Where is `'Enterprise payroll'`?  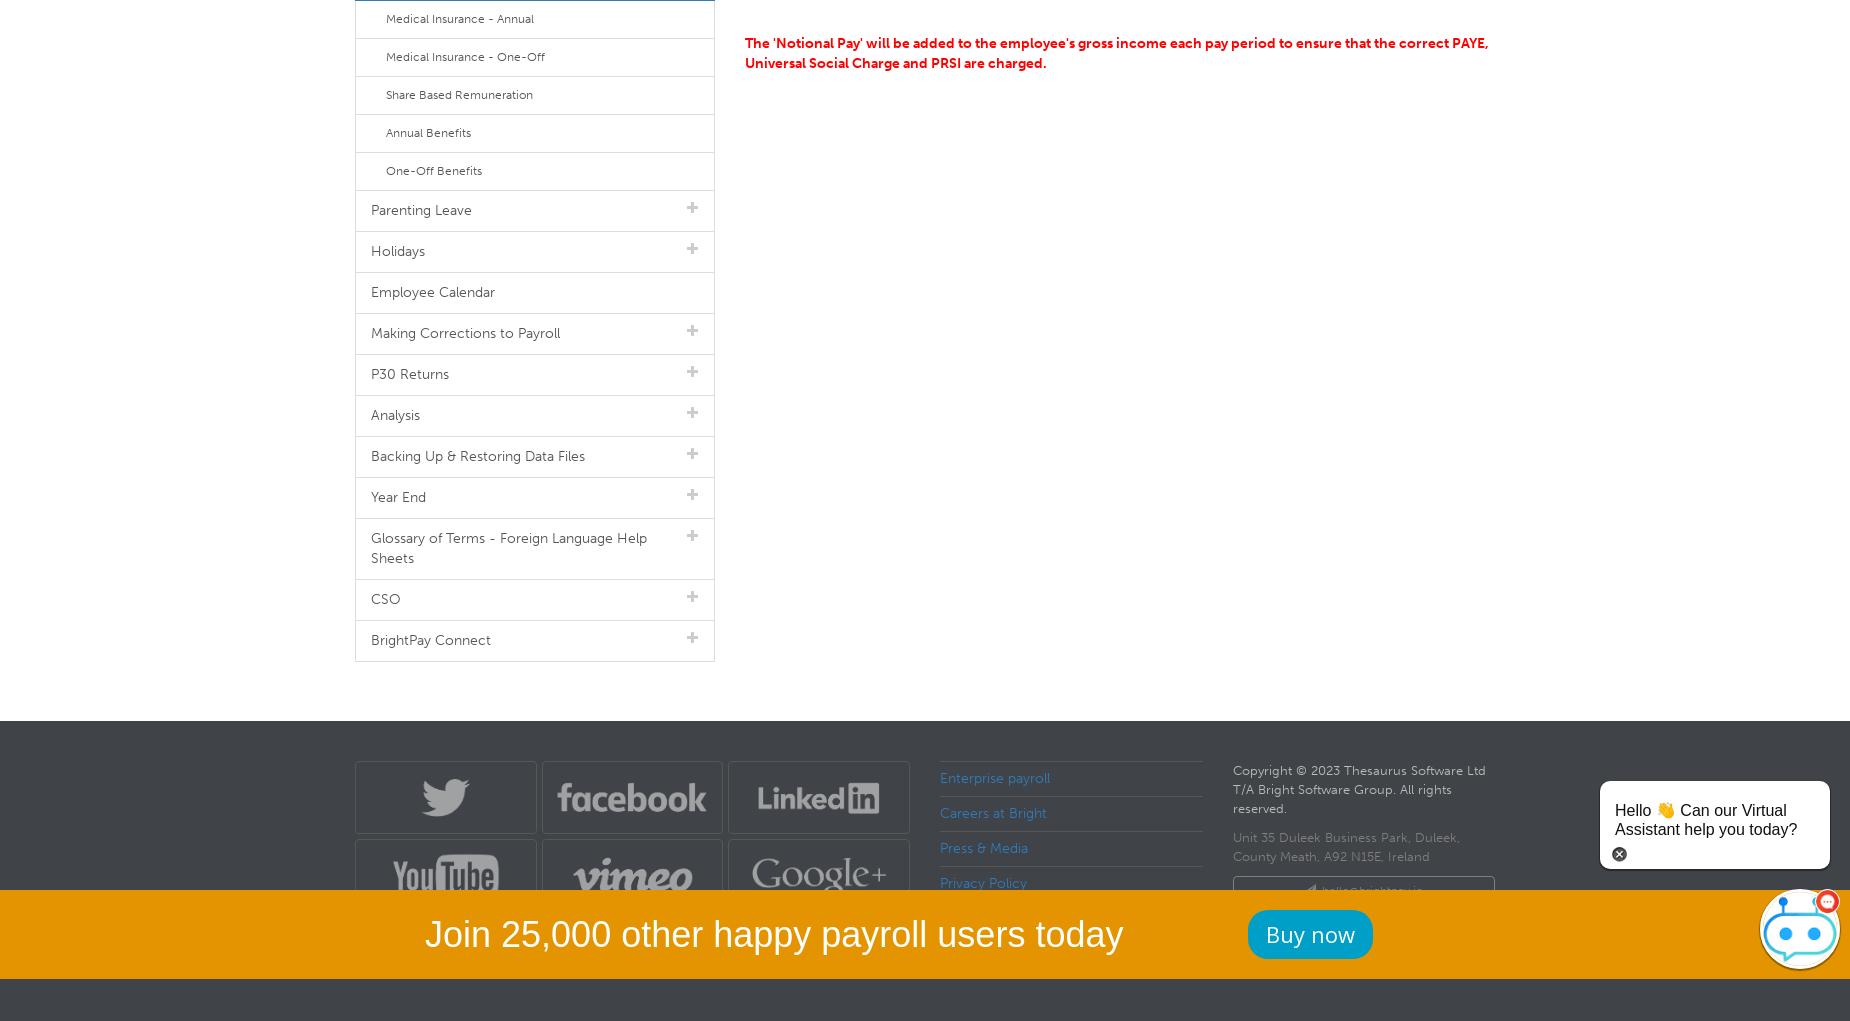 'Enterprise payroll' is located at coordinates (993, 778).